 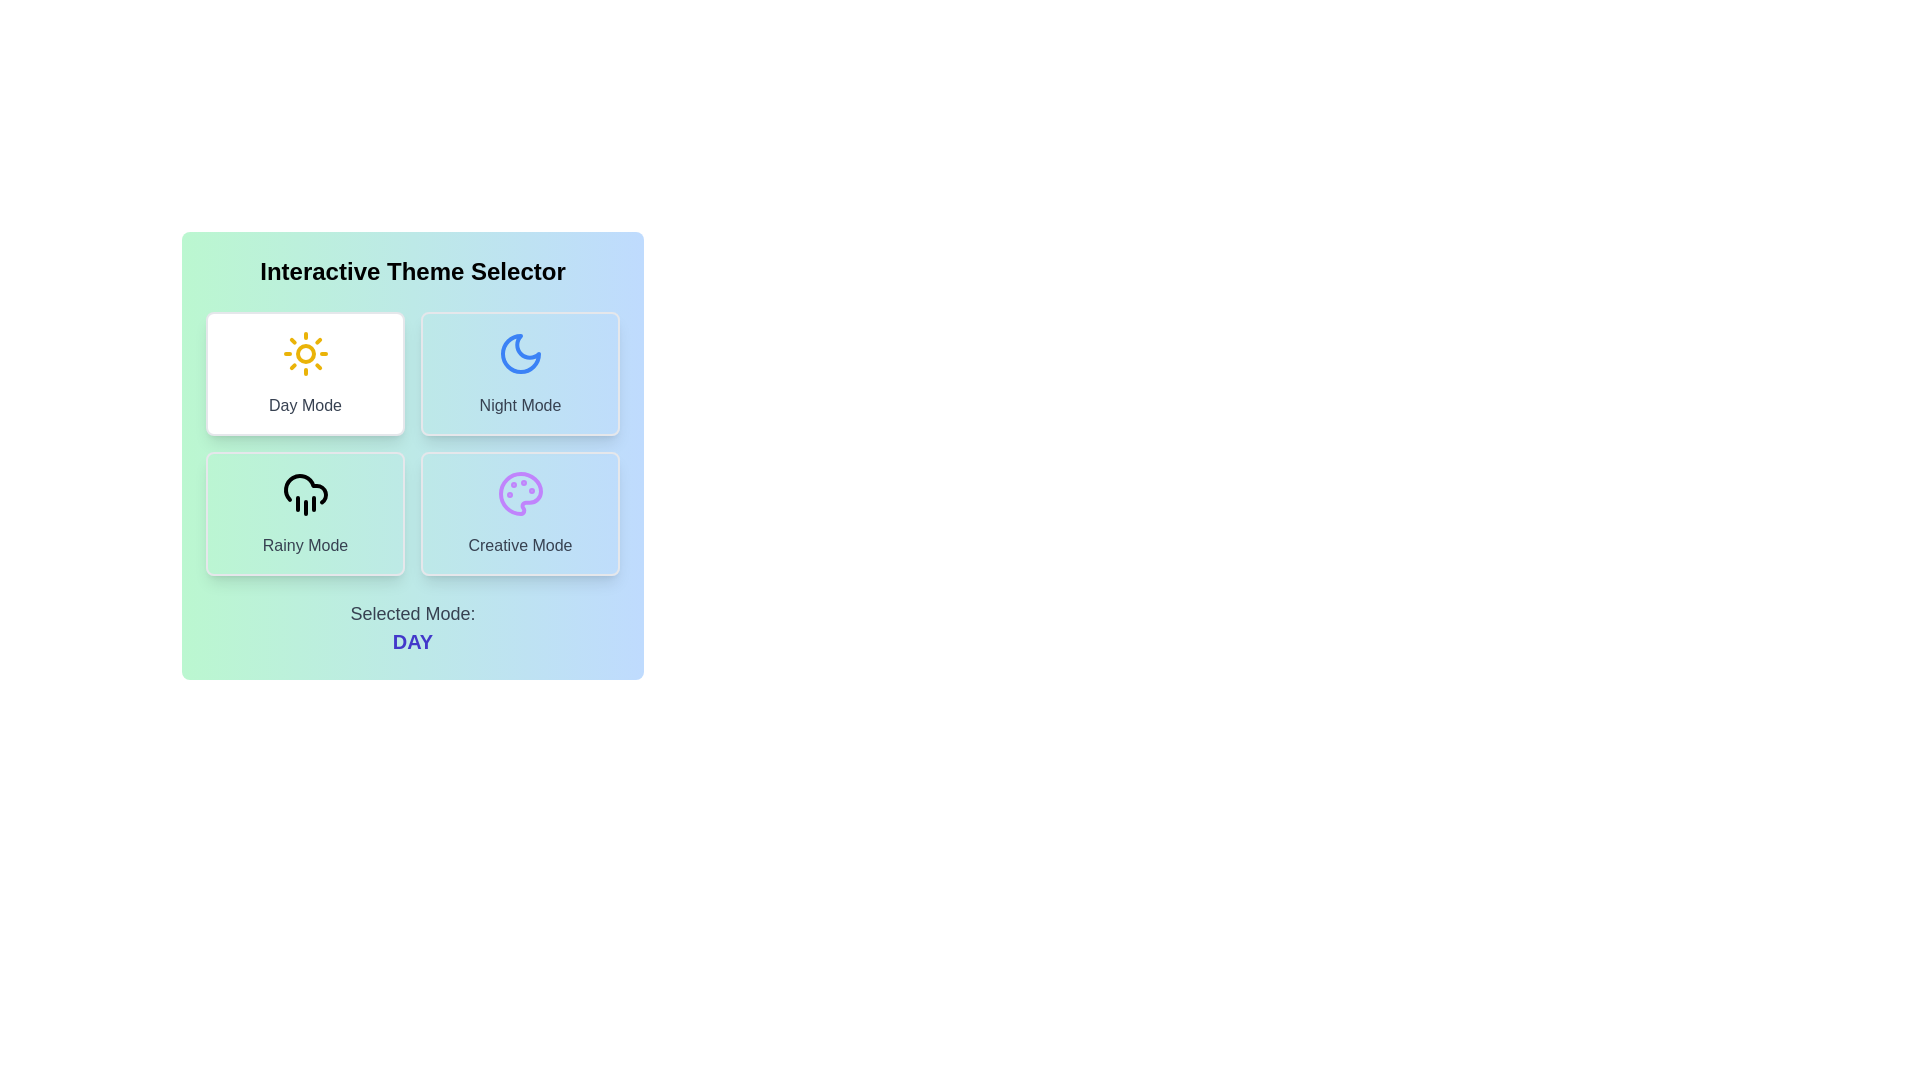 What do you see at coordinates (520, 512) in the screenshot?
I see `the theme Creative Mode by clicking its corresponding button` at bounding box center [520, 512].